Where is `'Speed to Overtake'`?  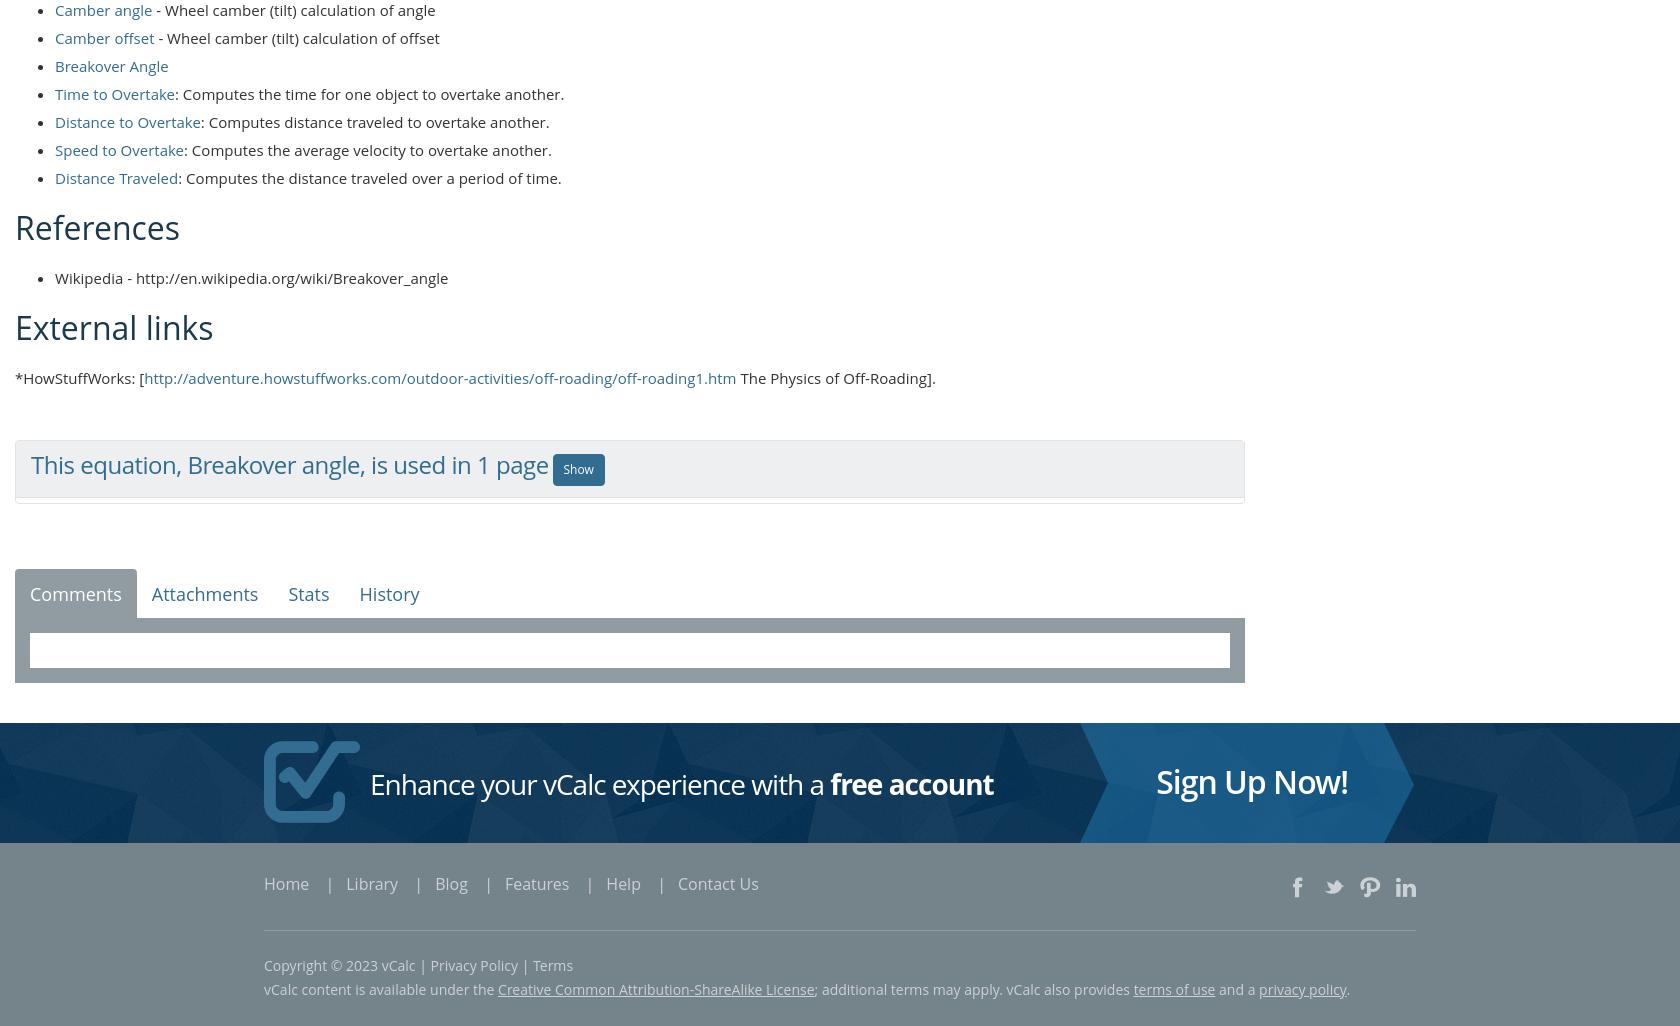 'Speed to Overtake' is located at coordinates (118, 148).